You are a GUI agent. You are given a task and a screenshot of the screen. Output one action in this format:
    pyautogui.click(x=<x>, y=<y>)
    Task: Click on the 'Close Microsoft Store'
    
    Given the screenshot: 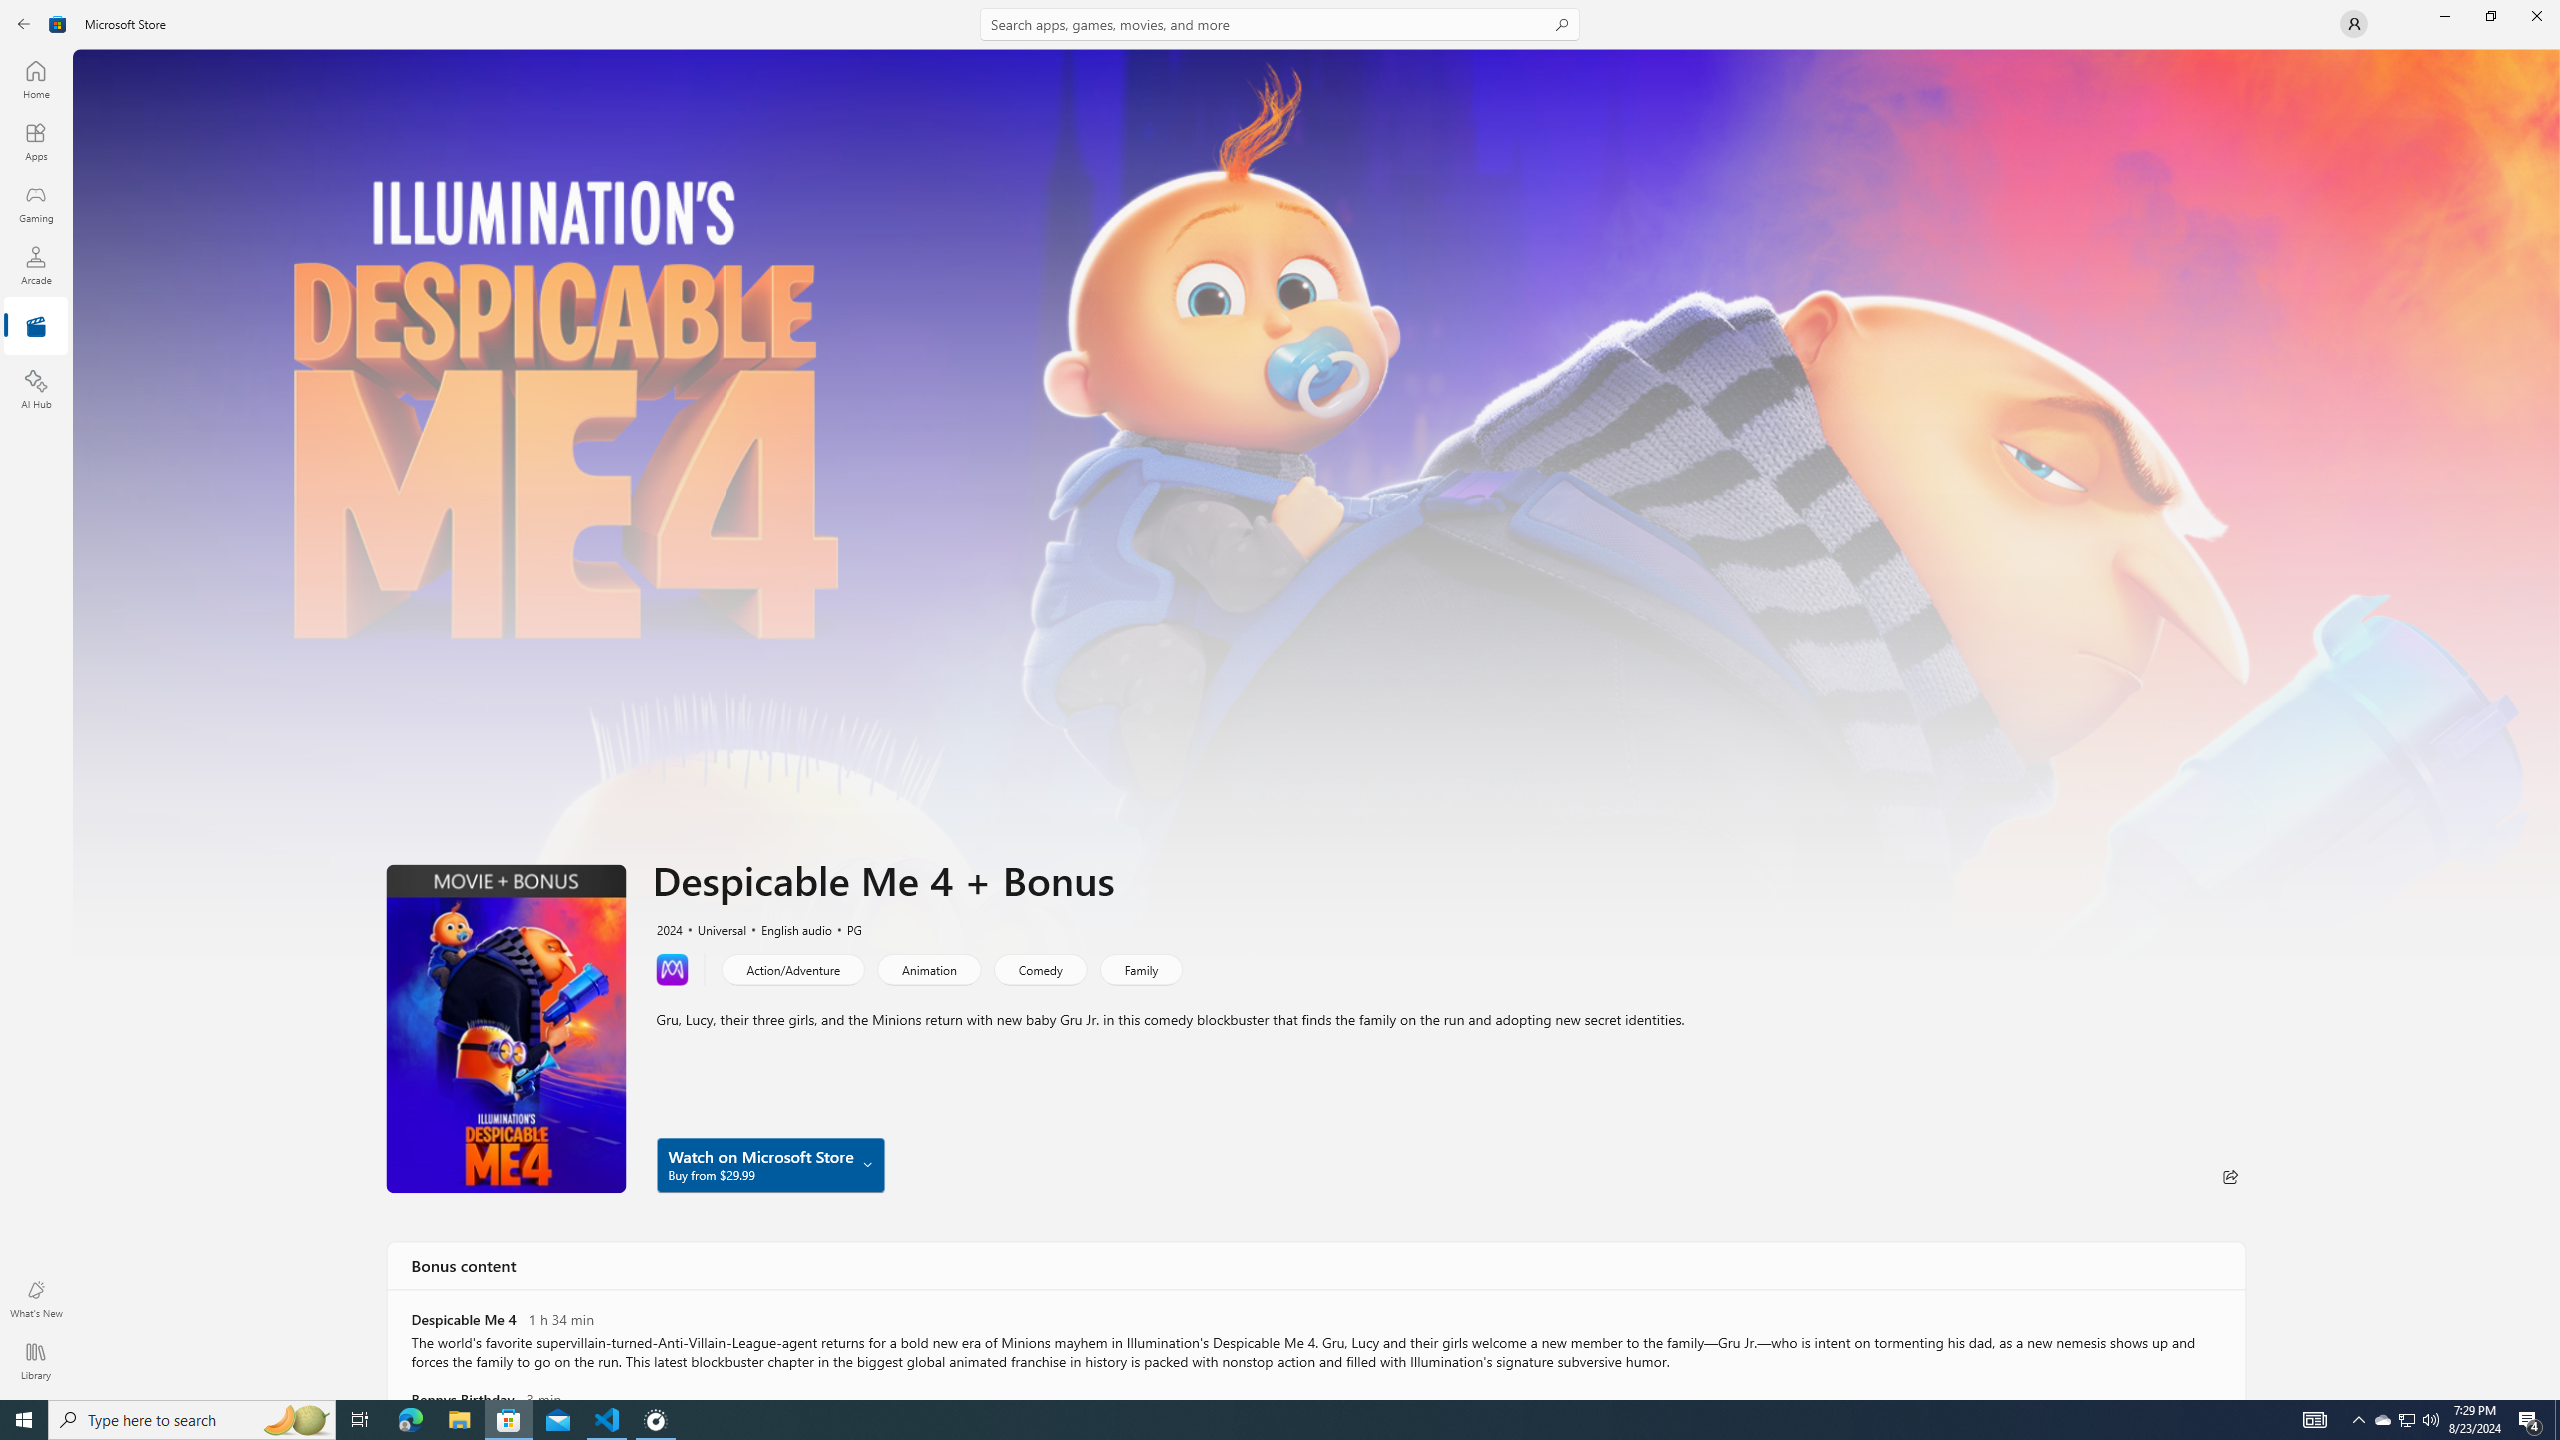 What is the action you would take?
    pyautogui.click(x=2535, y=15)
    